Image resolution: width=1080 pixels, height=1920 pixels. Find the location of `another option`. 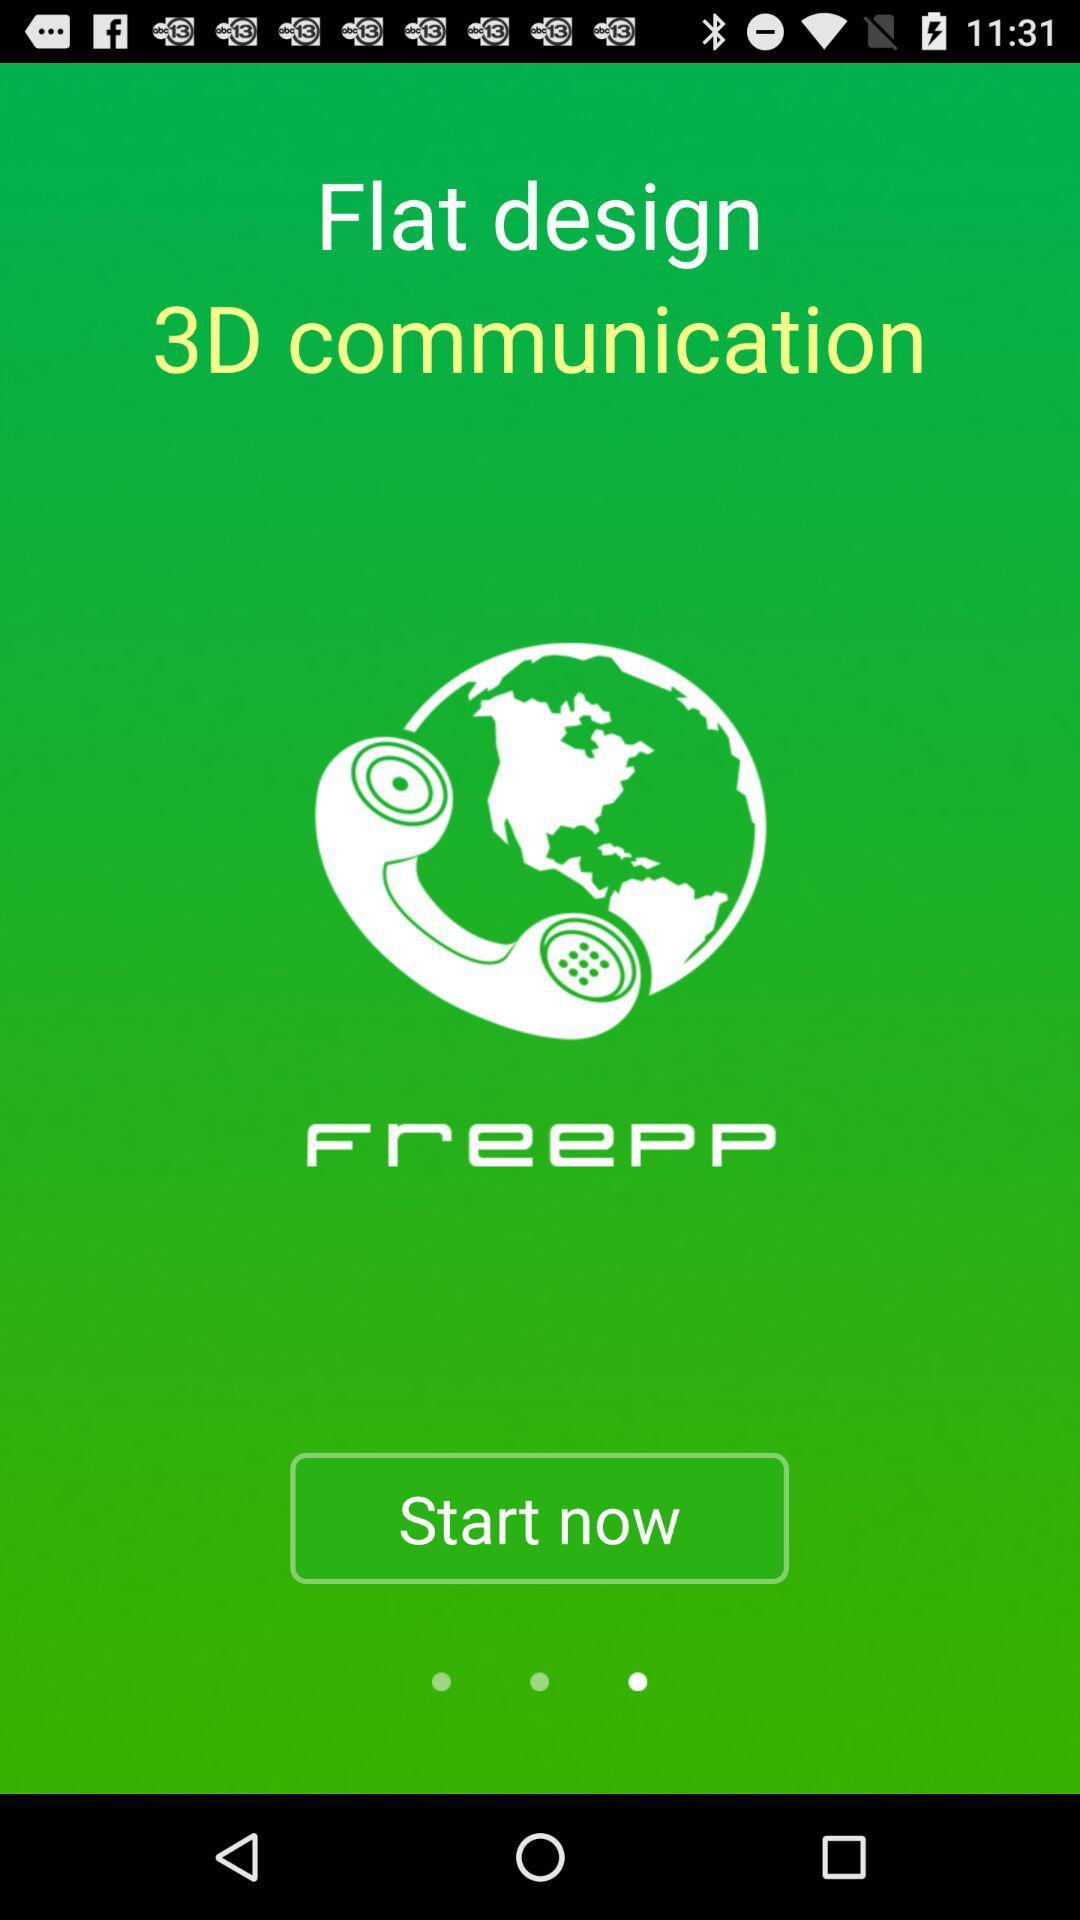

another option is located at coordinates (440, 1680).